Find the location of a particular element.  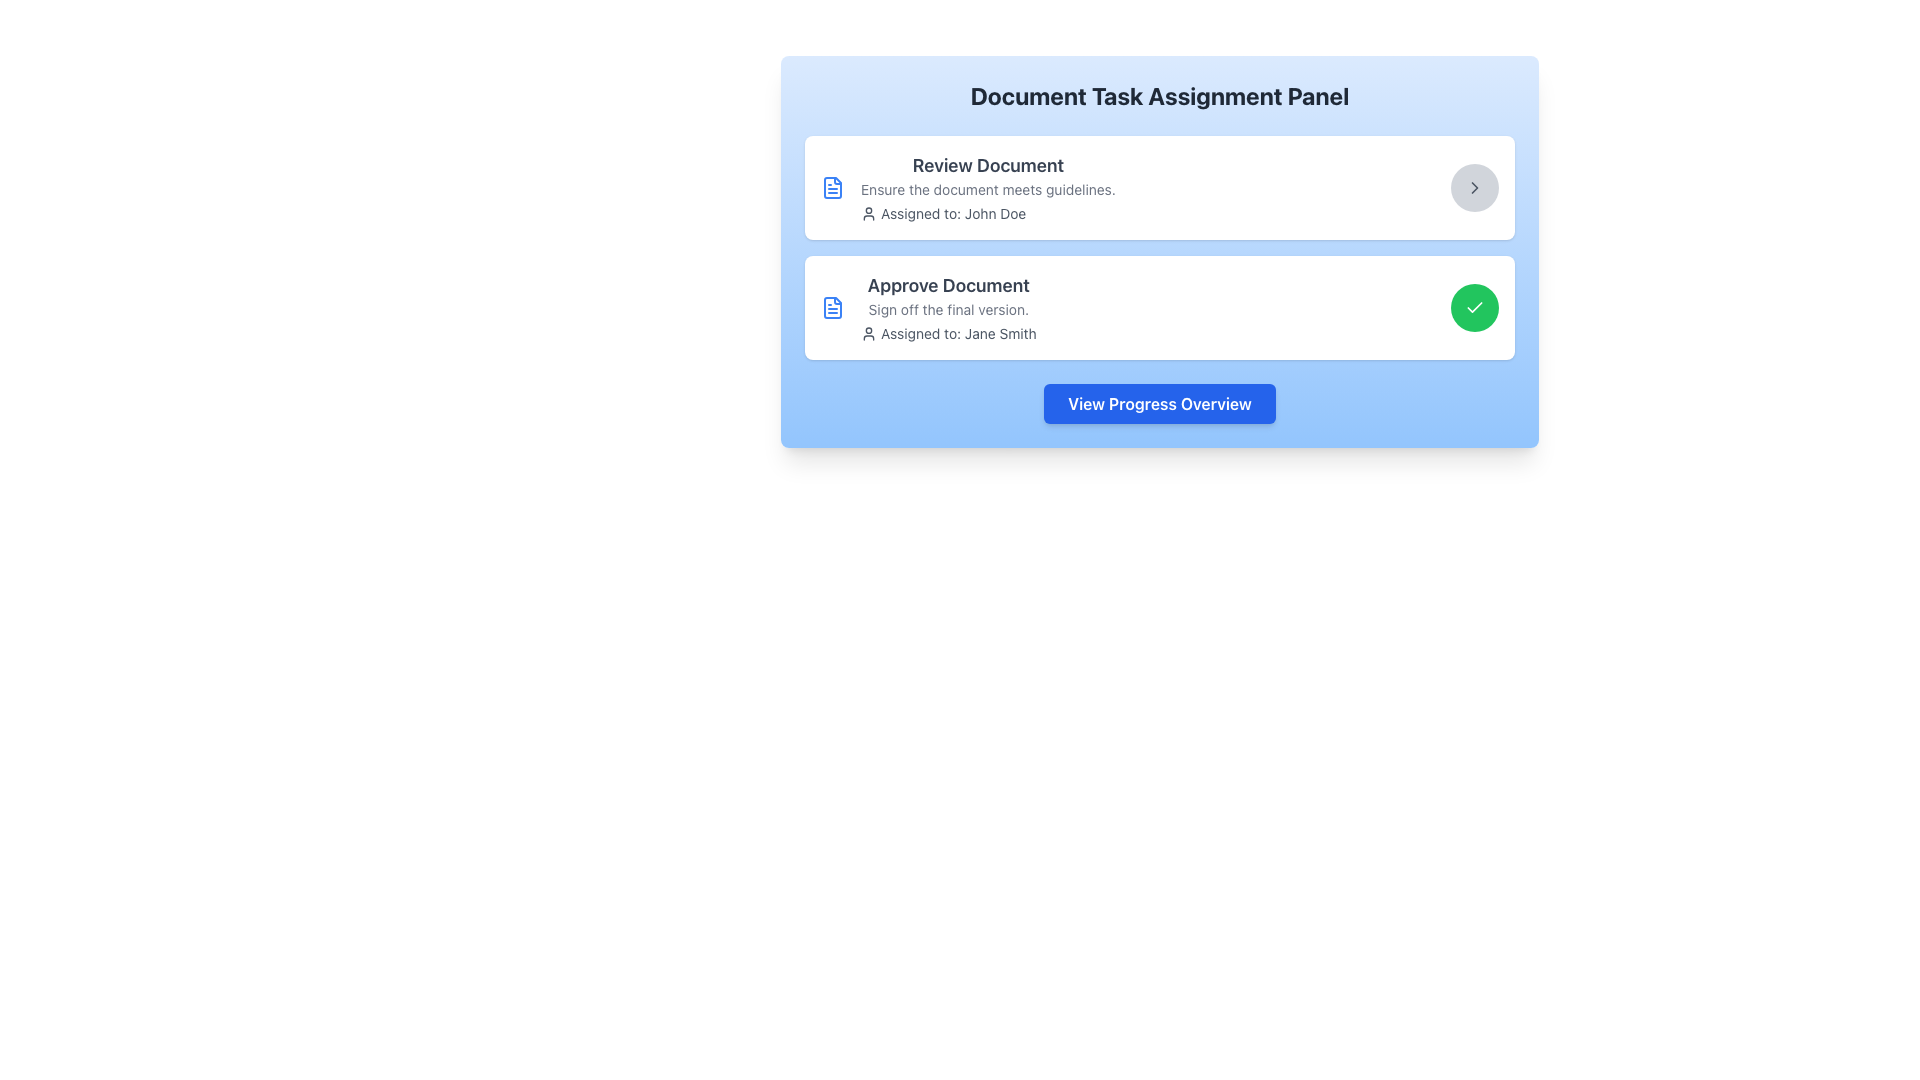

the Chevron/Arrow icon located at the top-right corner of the 'Review Document' task card, which indicates navigation or expansion is located at coordinates (1474, 188).